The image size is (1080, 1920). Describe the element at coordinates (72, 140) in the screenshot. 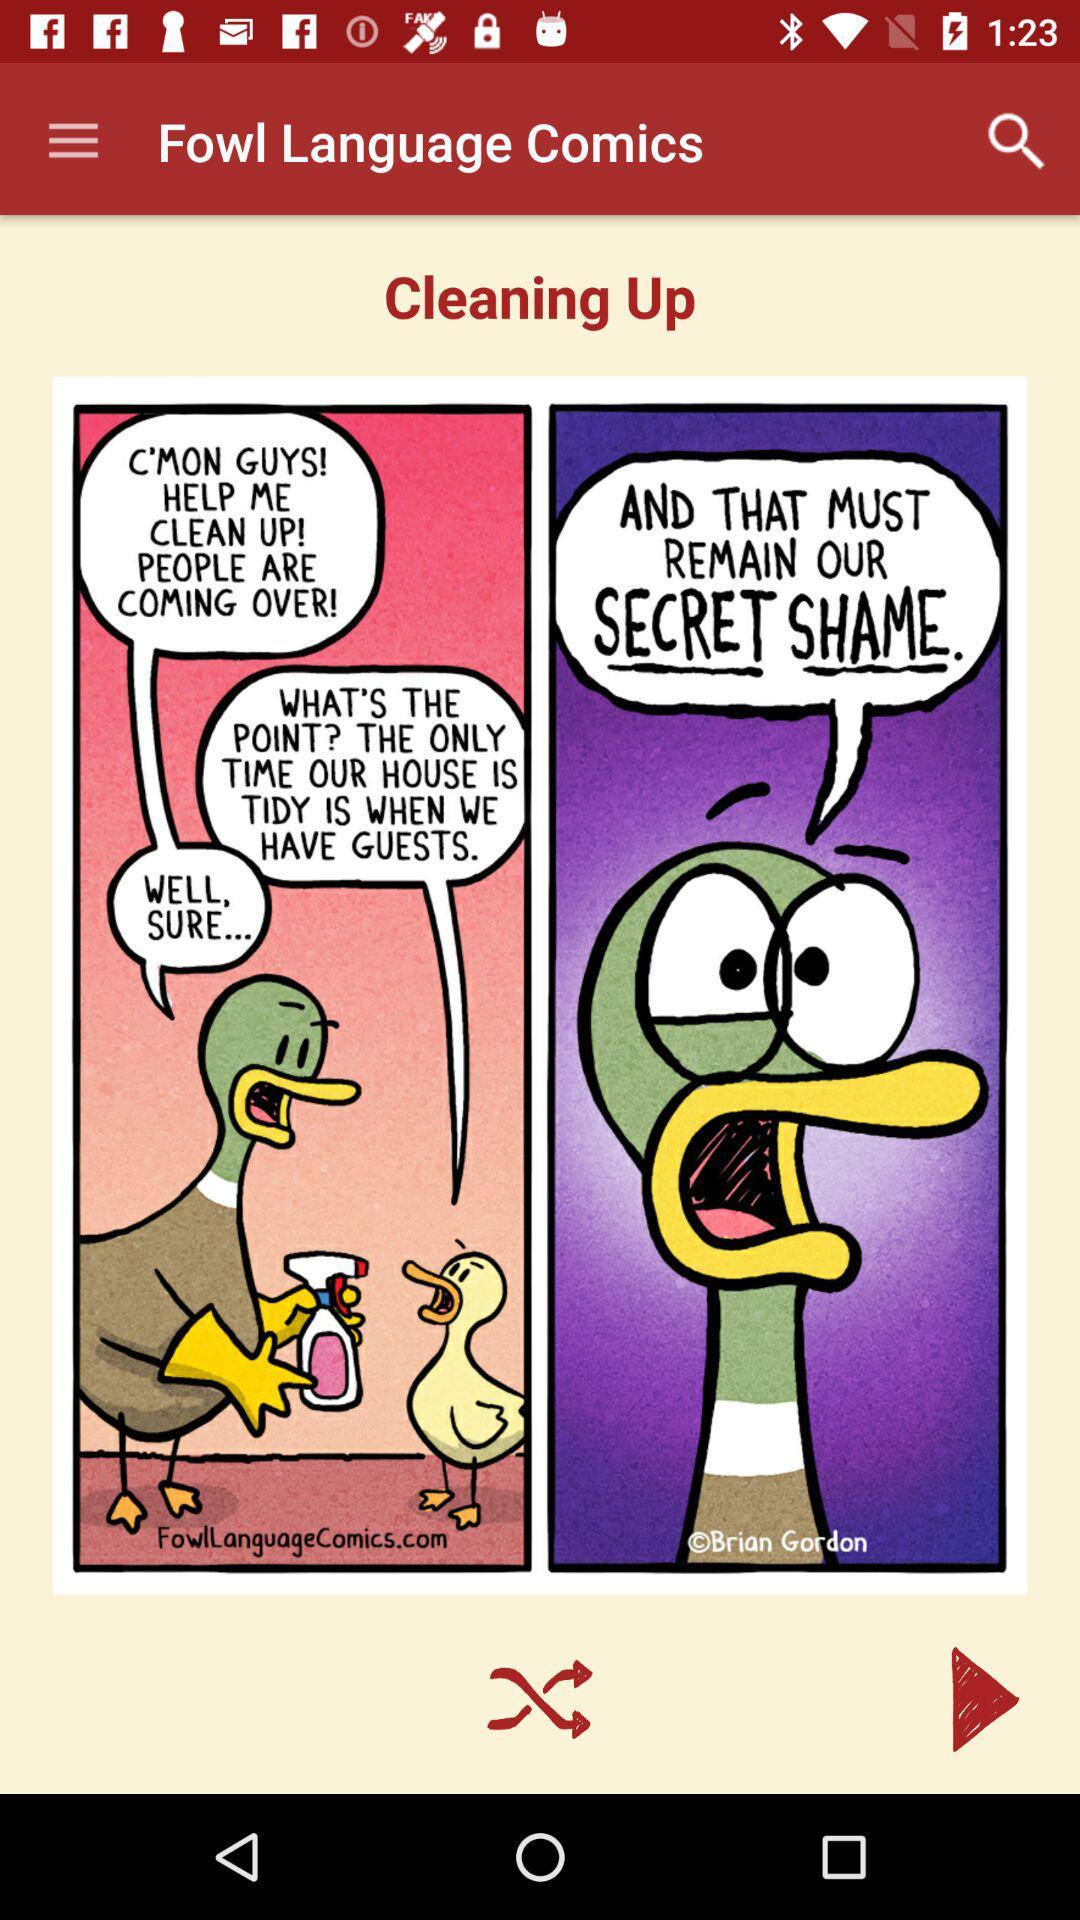

I see `item to the left of the fowl language comics app` at that location.